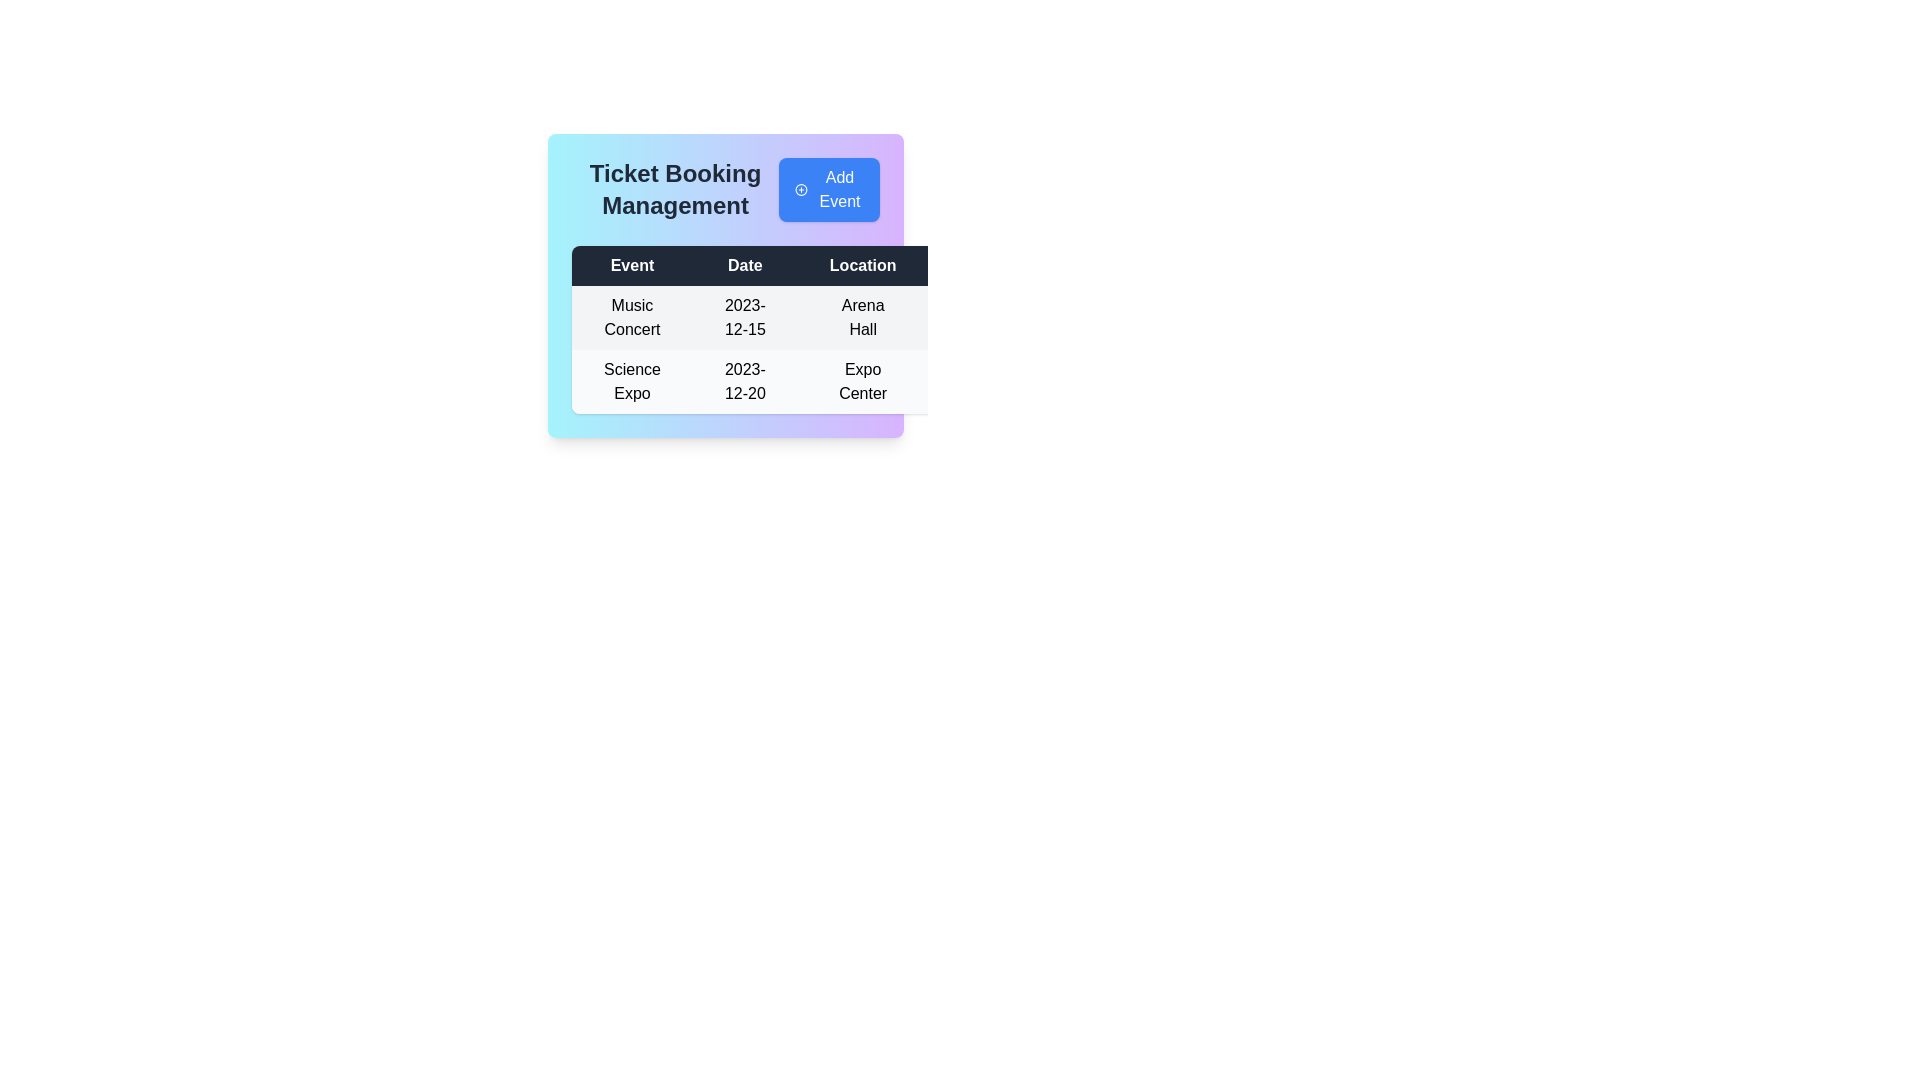 This screenshot has width=1920, height=1080. Describe the element at coordinates (902, 381) in the screenshot. I see `details presented in the 'Science Expo' information row, which is the second row in the 'Ticket Booking Management' panel` at that location.